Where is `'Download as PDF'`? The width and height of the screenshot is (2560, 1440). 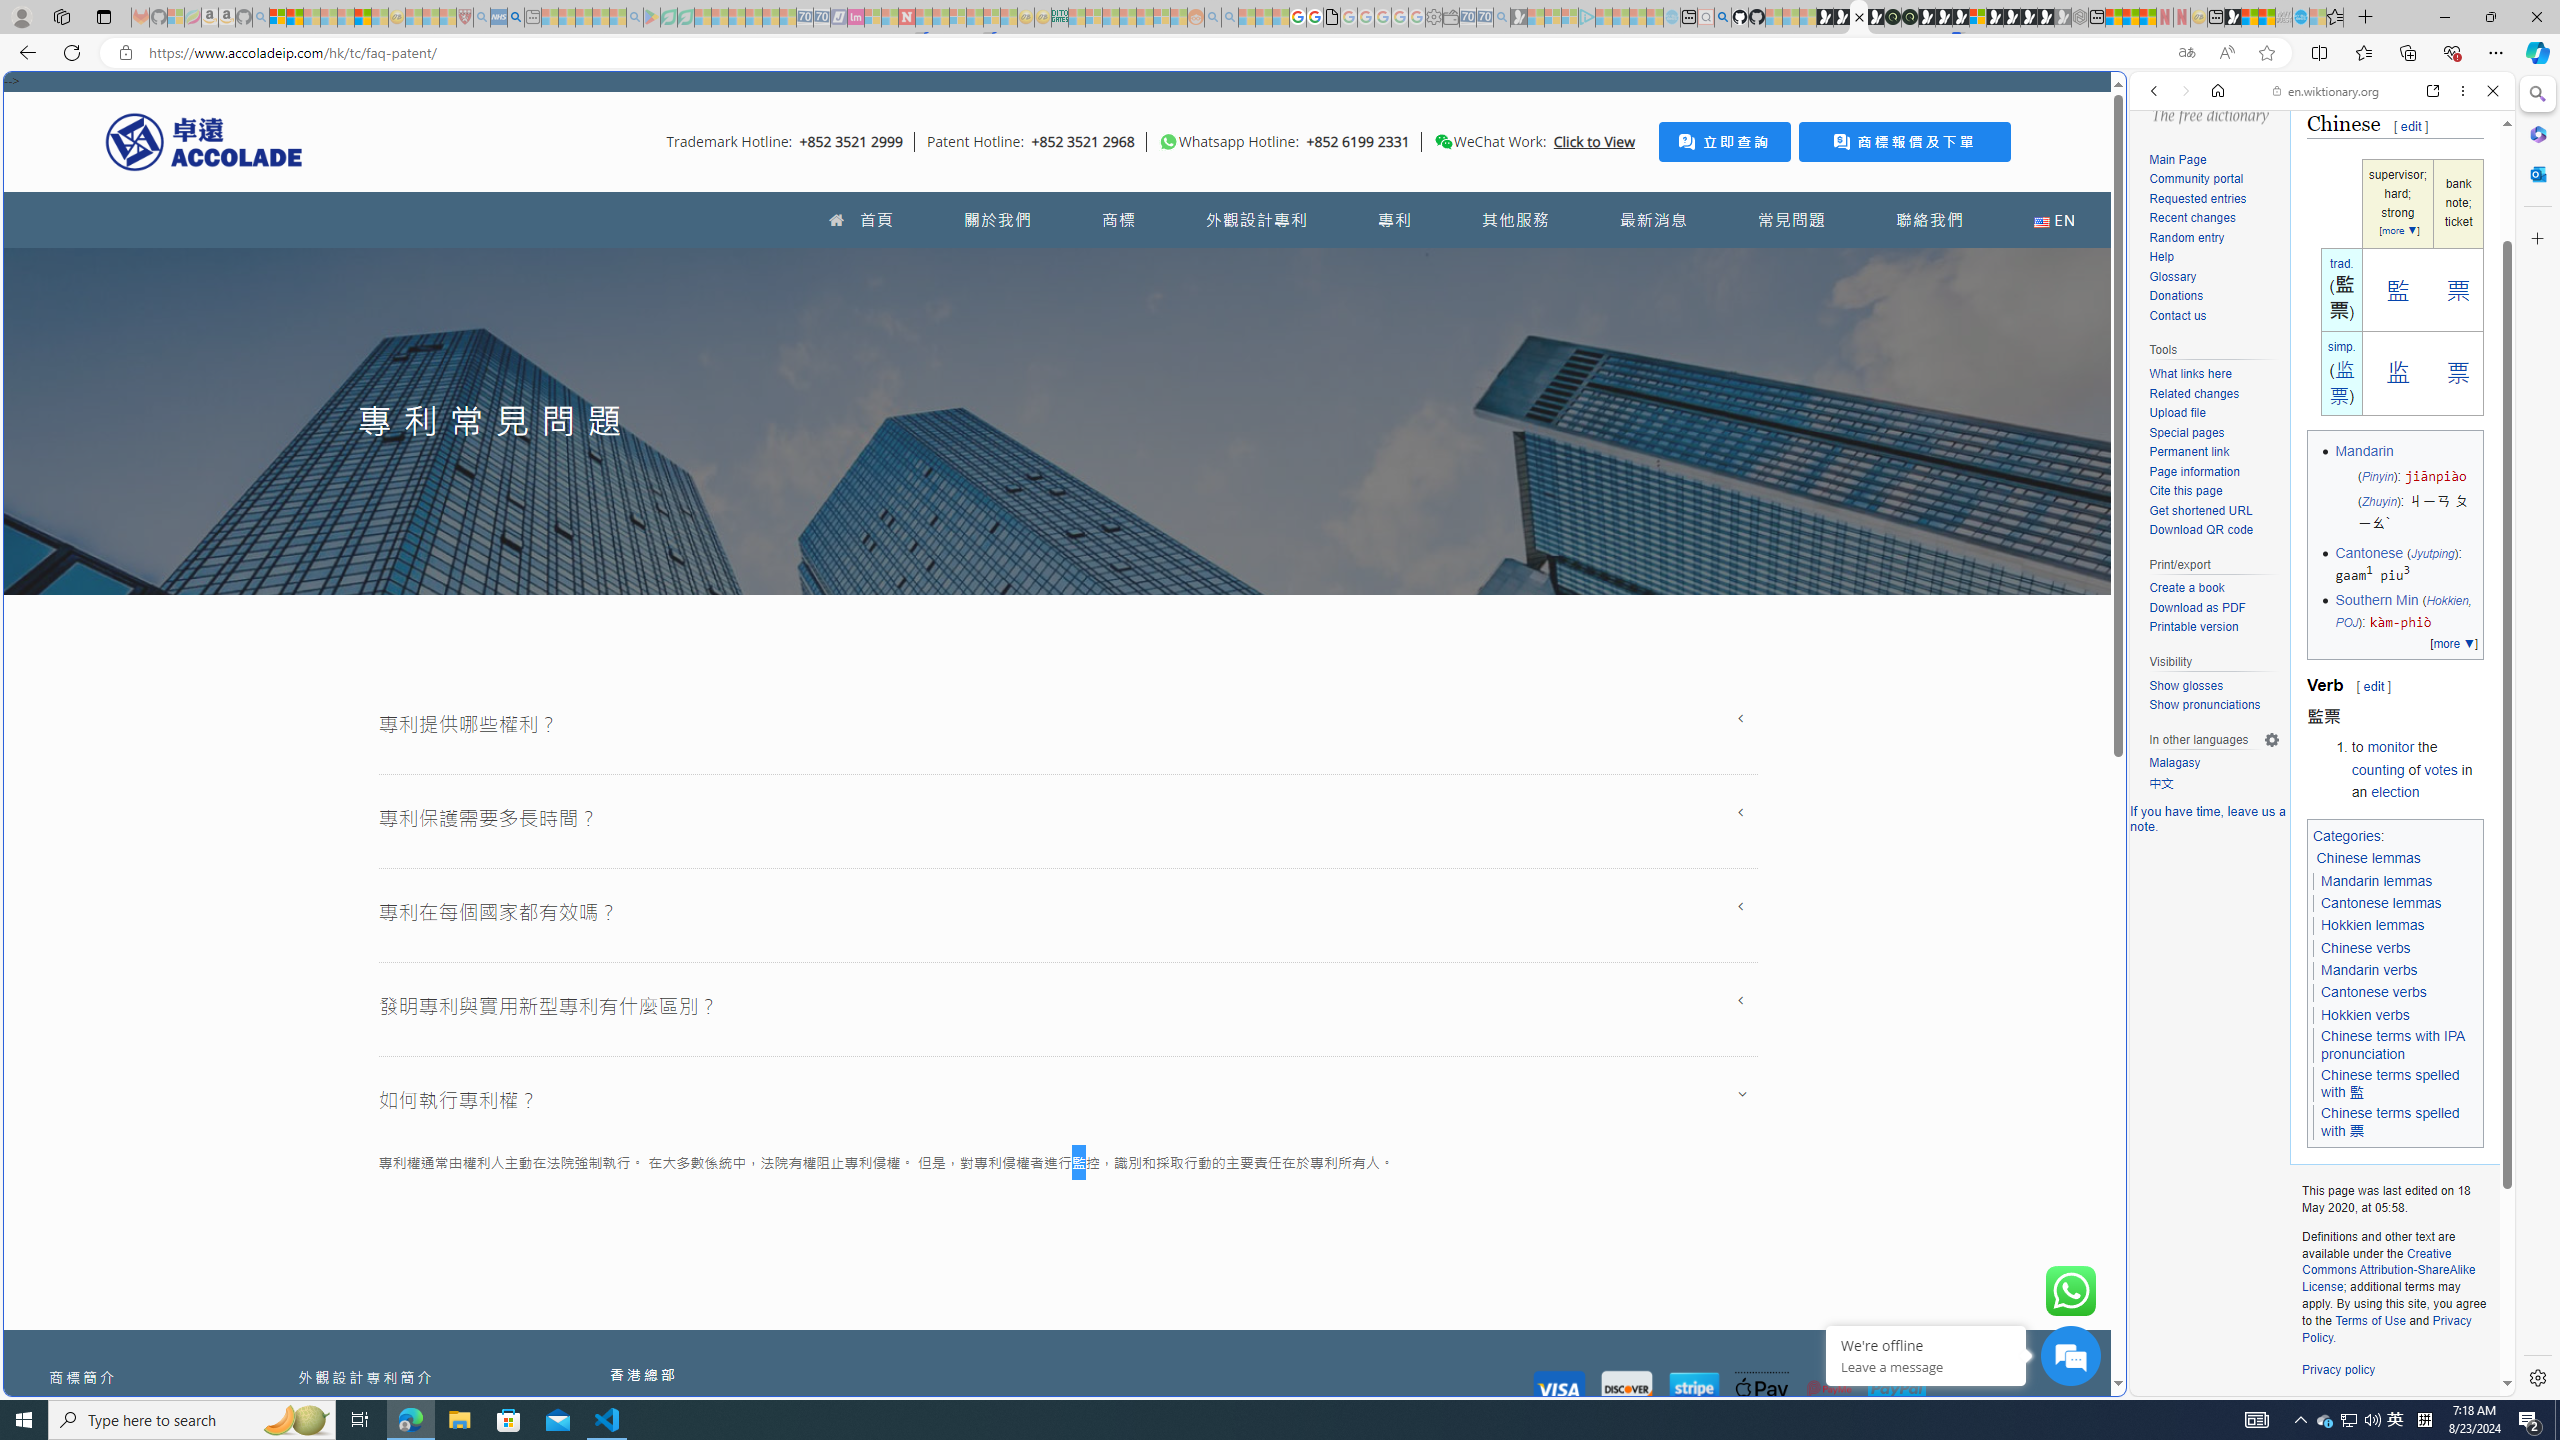 'Download as PDF' is located at coordinates (2213, 608).